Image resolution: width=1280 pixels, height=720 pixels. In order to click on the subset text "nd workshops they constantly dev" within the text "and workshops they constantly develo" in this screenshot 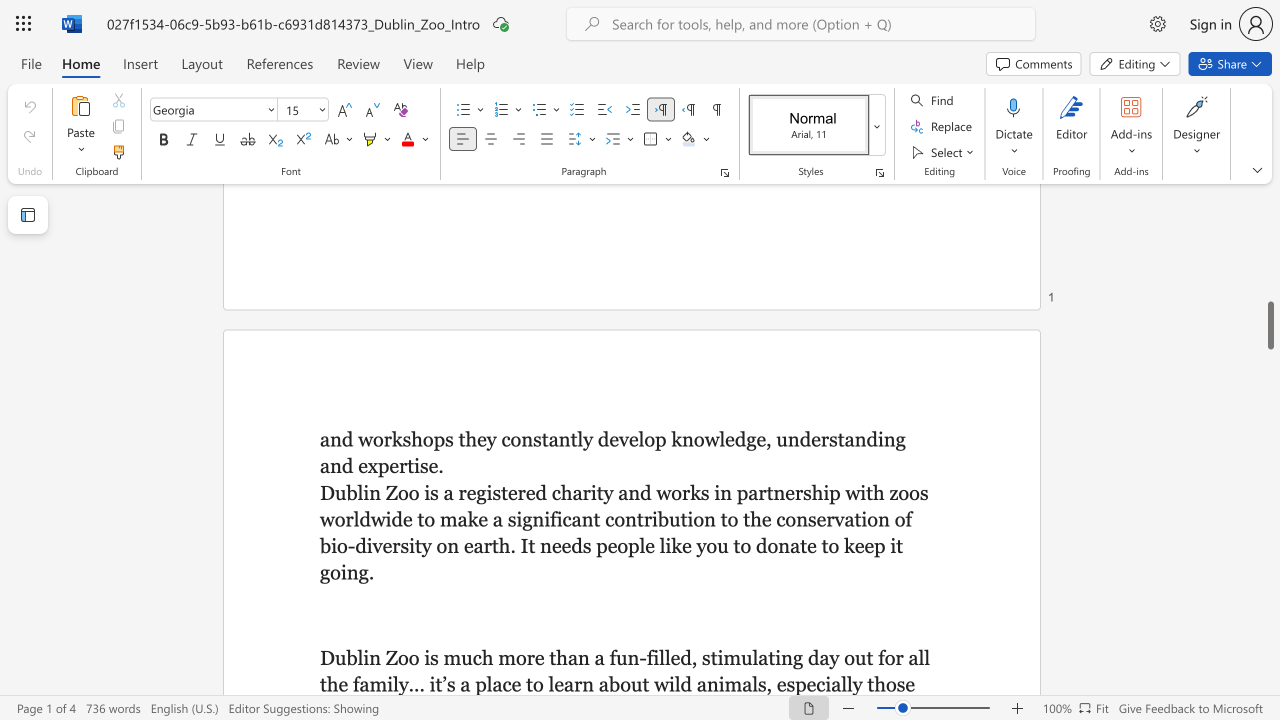, I will do `click(330, 438)`.